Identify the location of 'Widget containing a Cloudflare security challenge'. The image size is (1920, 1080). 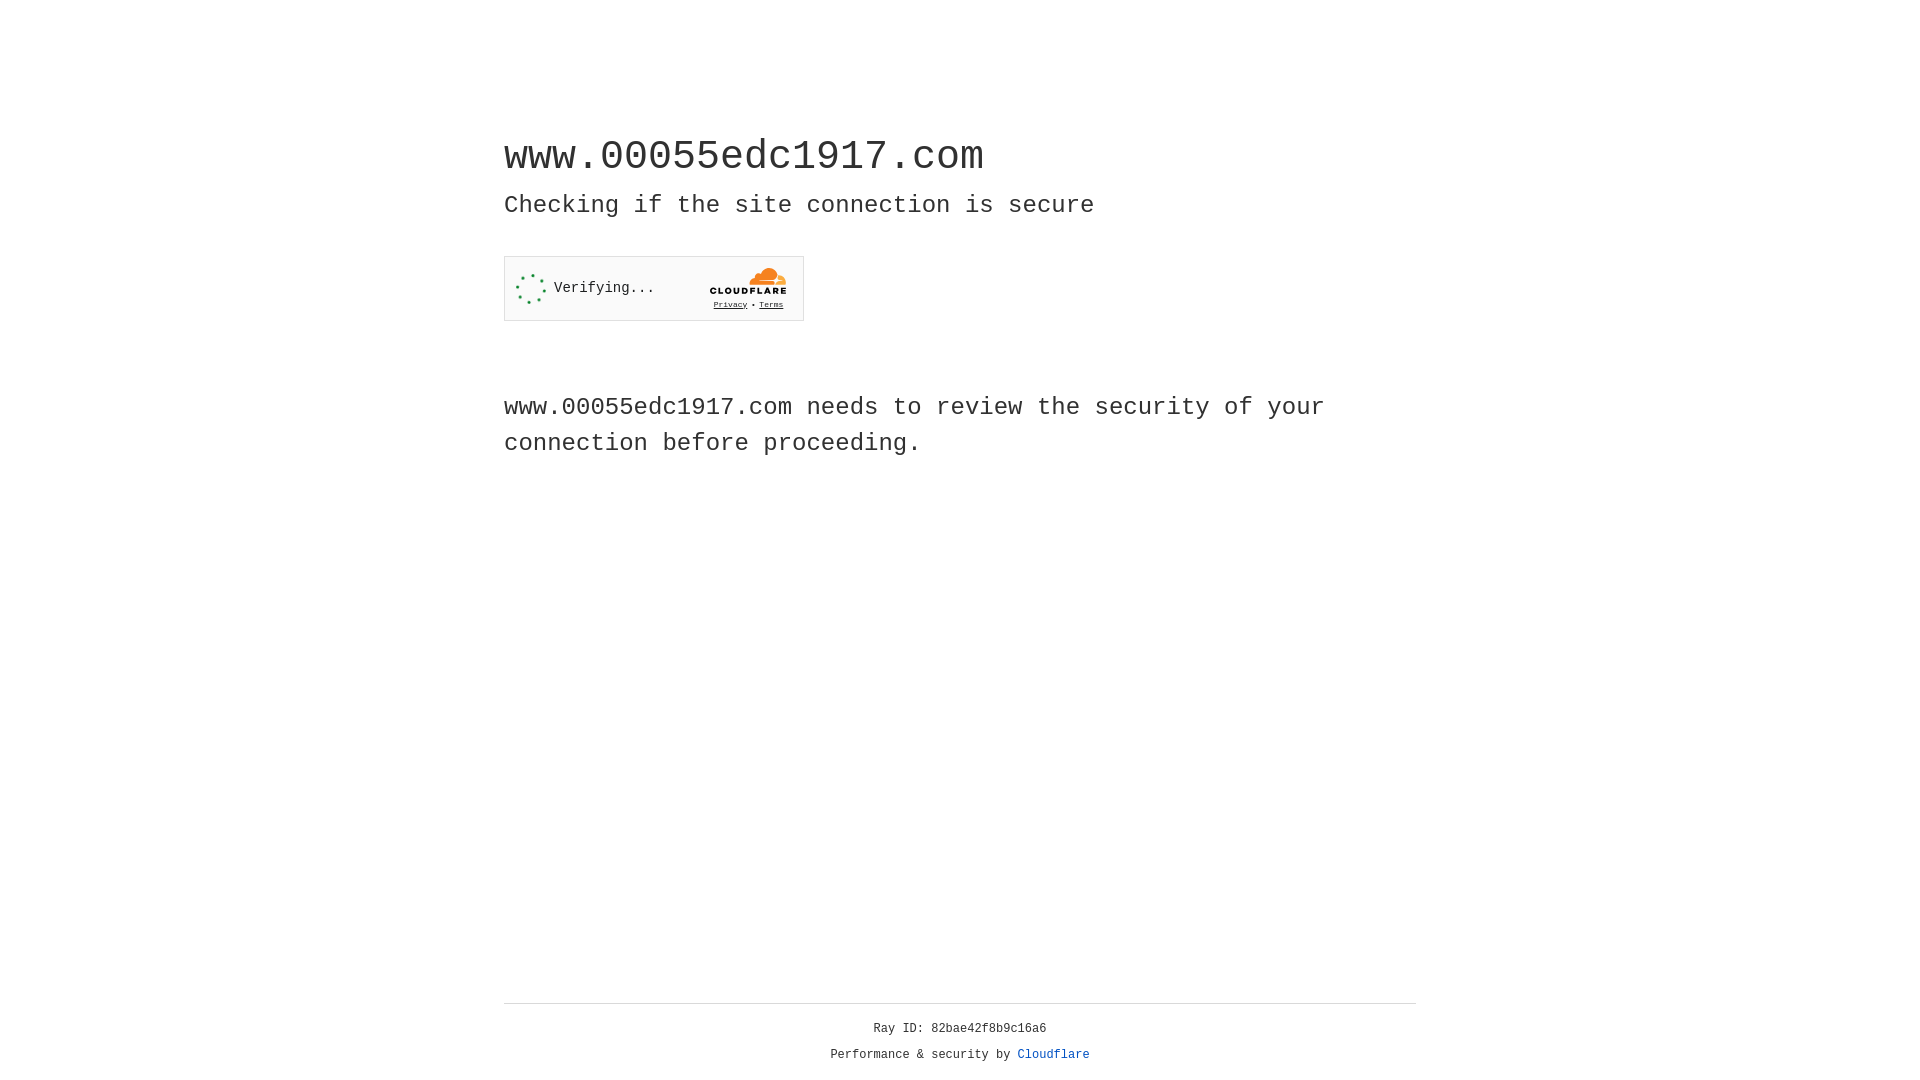
(653, 288).